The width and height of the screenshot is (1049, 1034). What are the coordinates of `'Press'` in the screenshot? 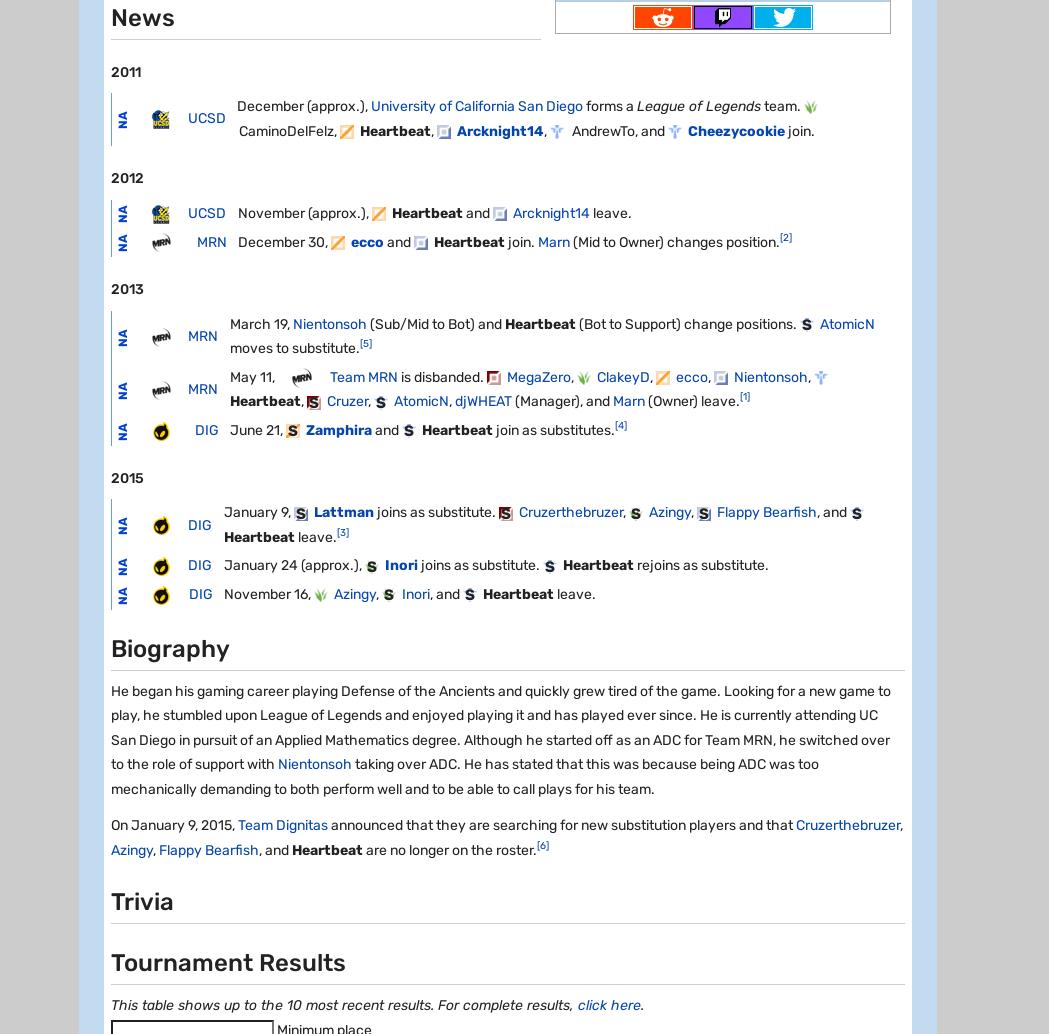 It's located at (375, 407).